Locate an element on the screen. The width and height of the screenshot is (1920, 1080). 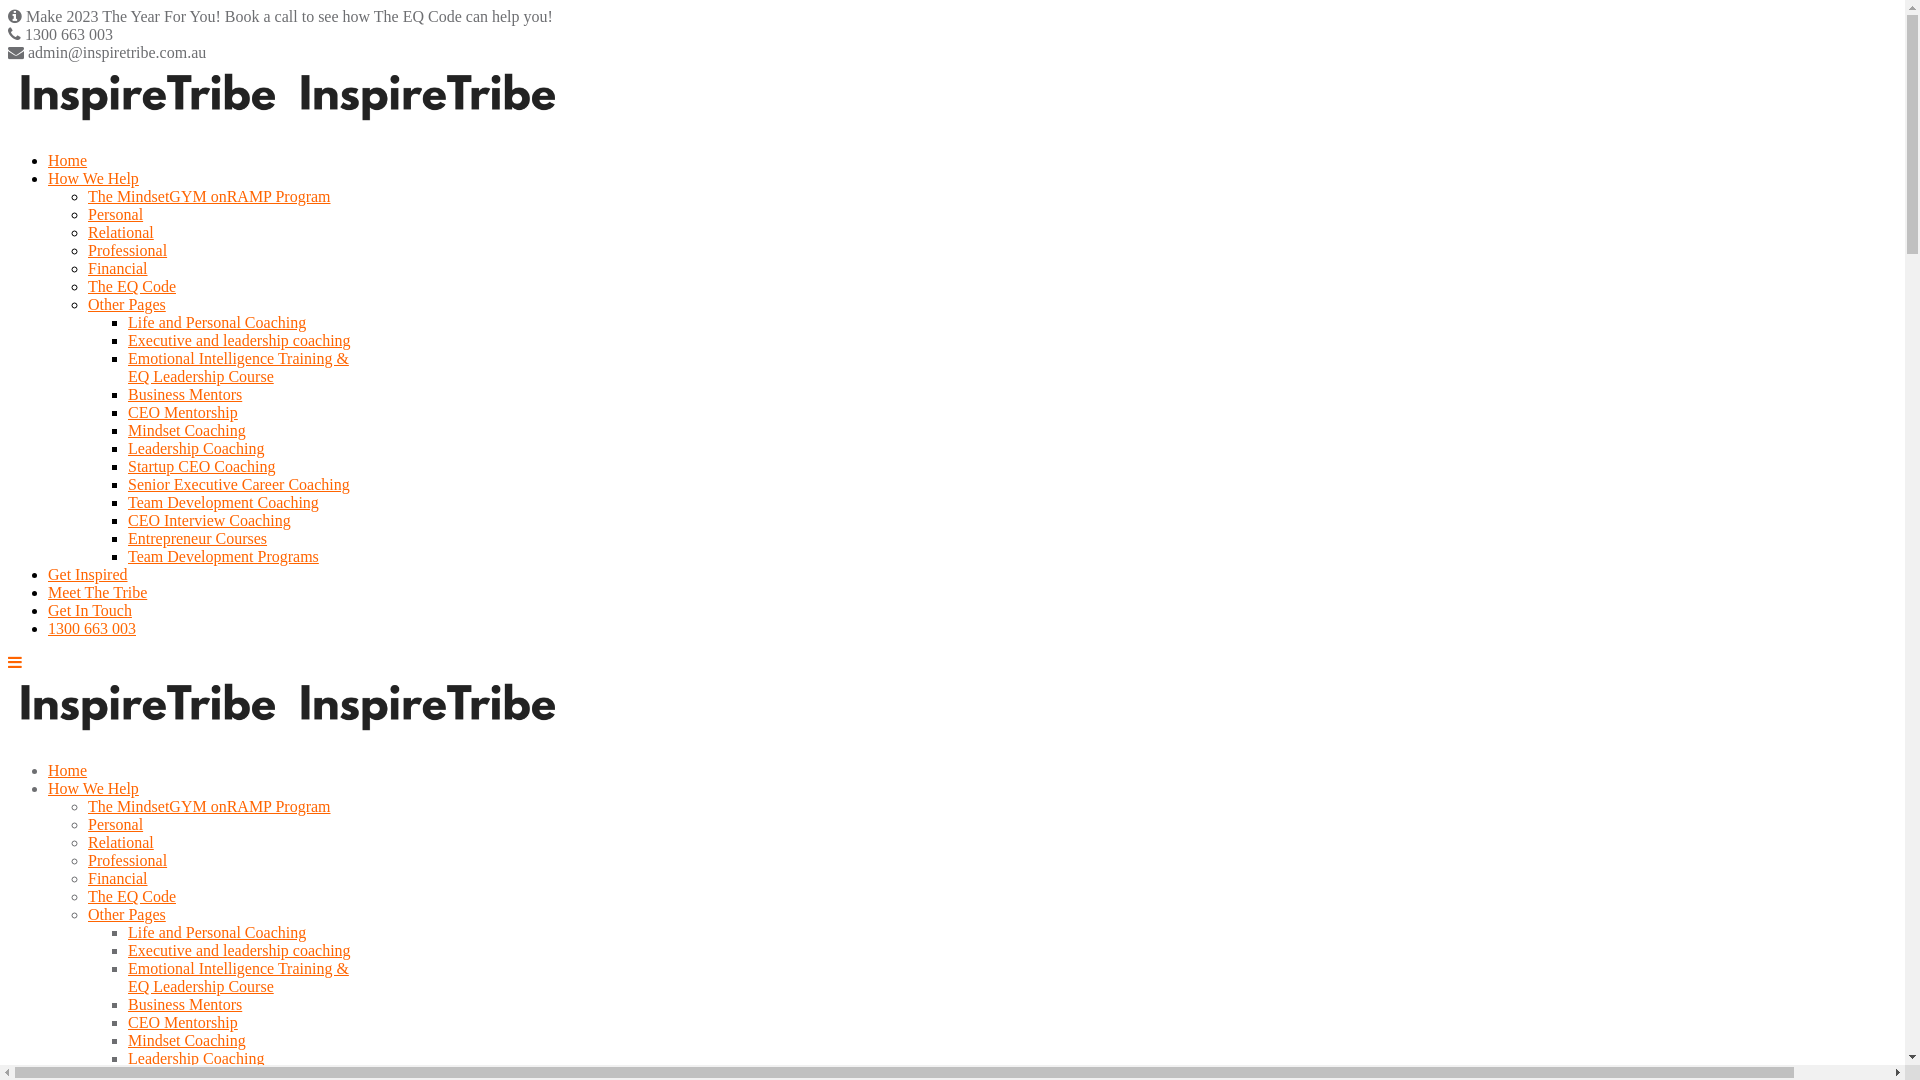
'Mindset Coaching' is located at coordinates (127, 1039).